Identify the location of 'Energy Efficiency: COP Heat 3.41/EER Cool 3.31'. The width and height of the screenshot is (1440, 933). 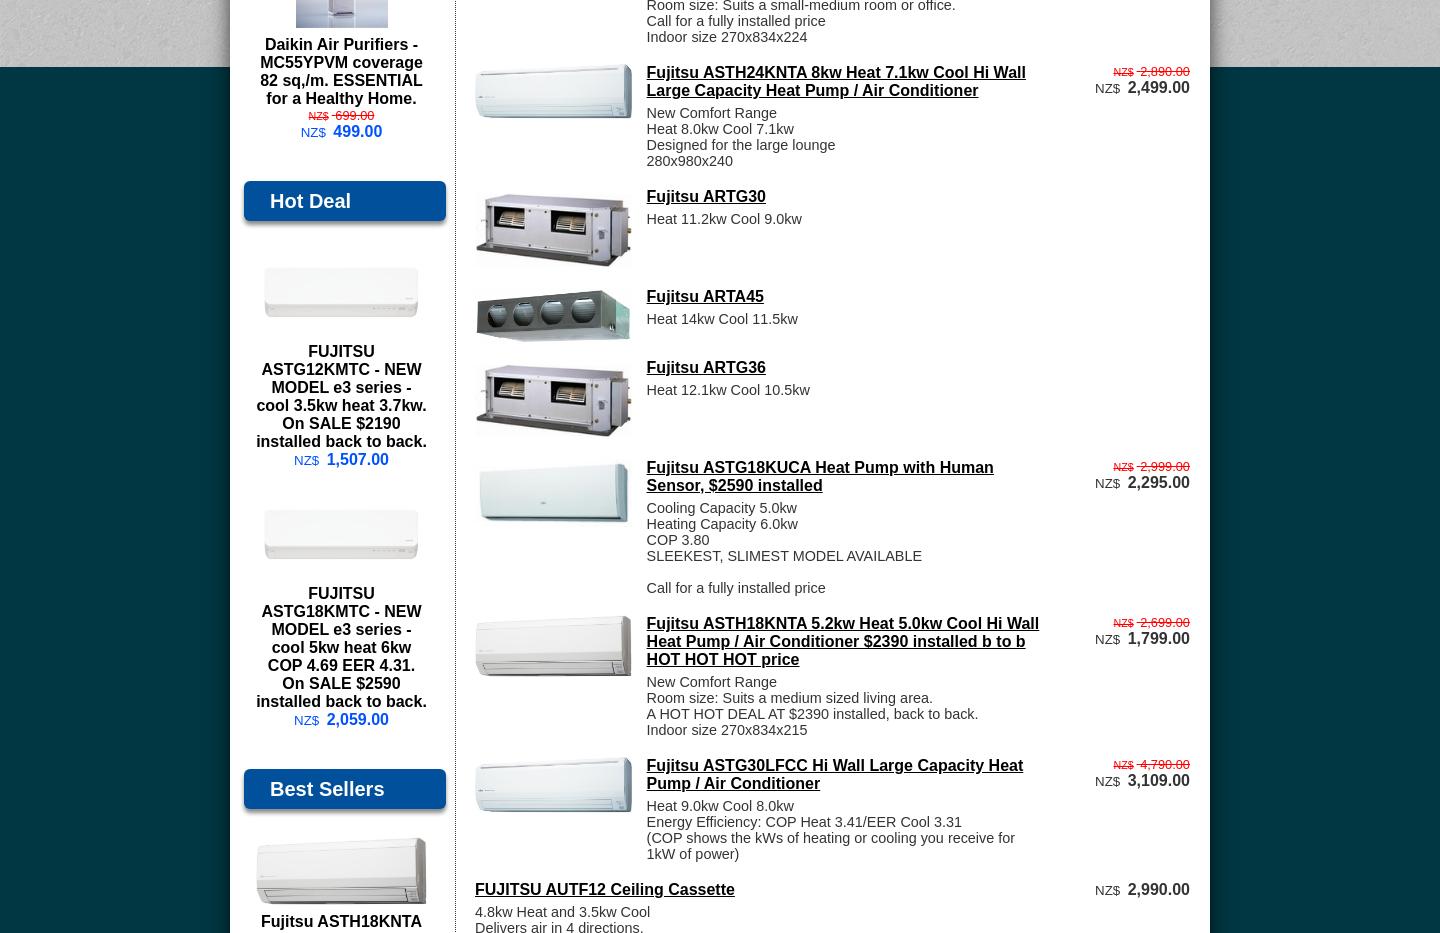
(803, 821).